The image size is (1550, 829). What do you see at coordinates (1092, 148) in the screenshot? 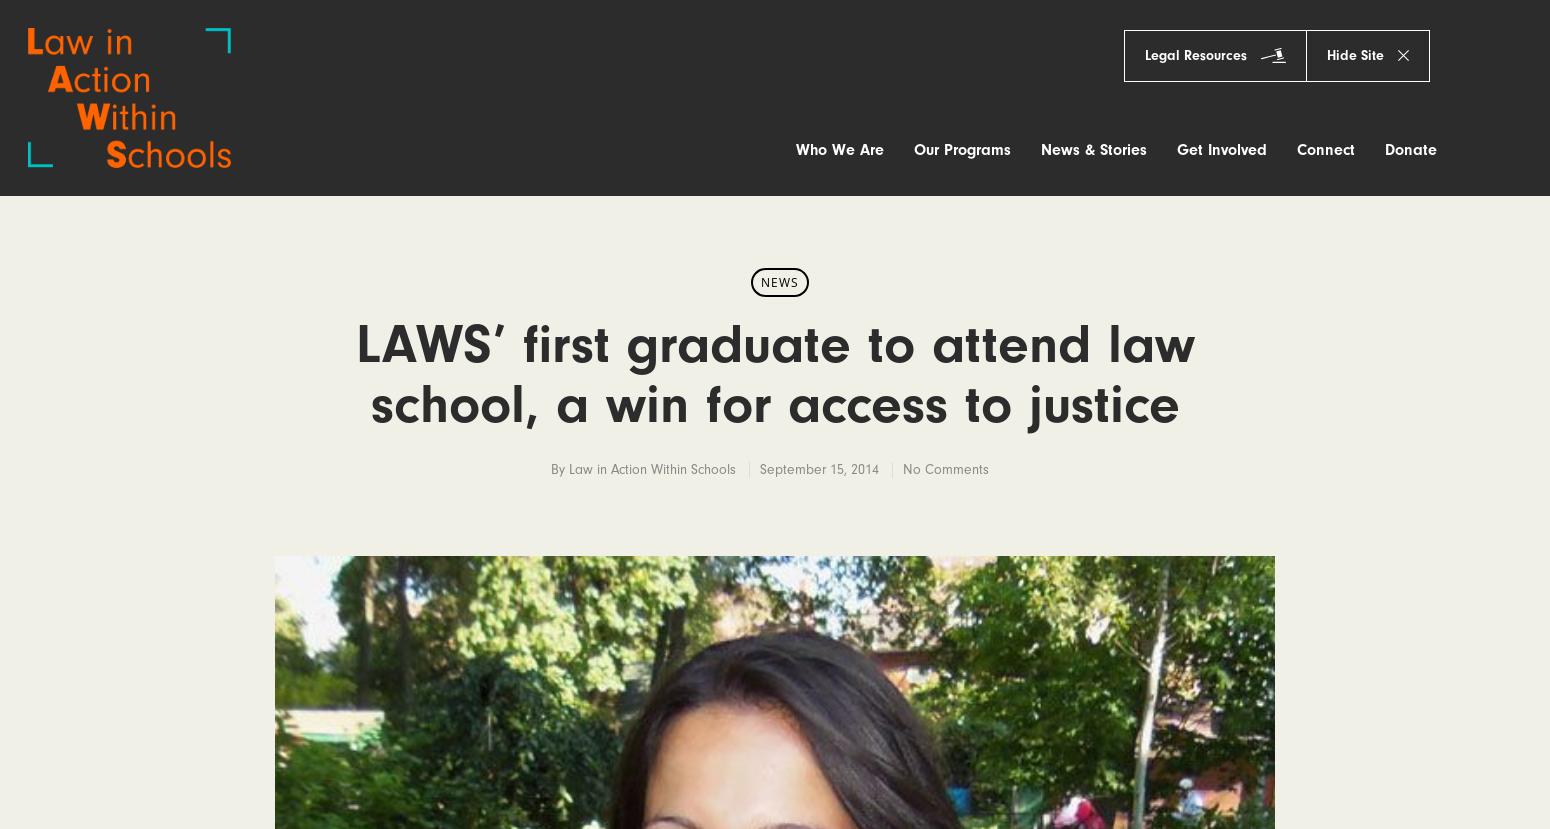
I see `'News & Stories'` at bounding box center [1092, 148].